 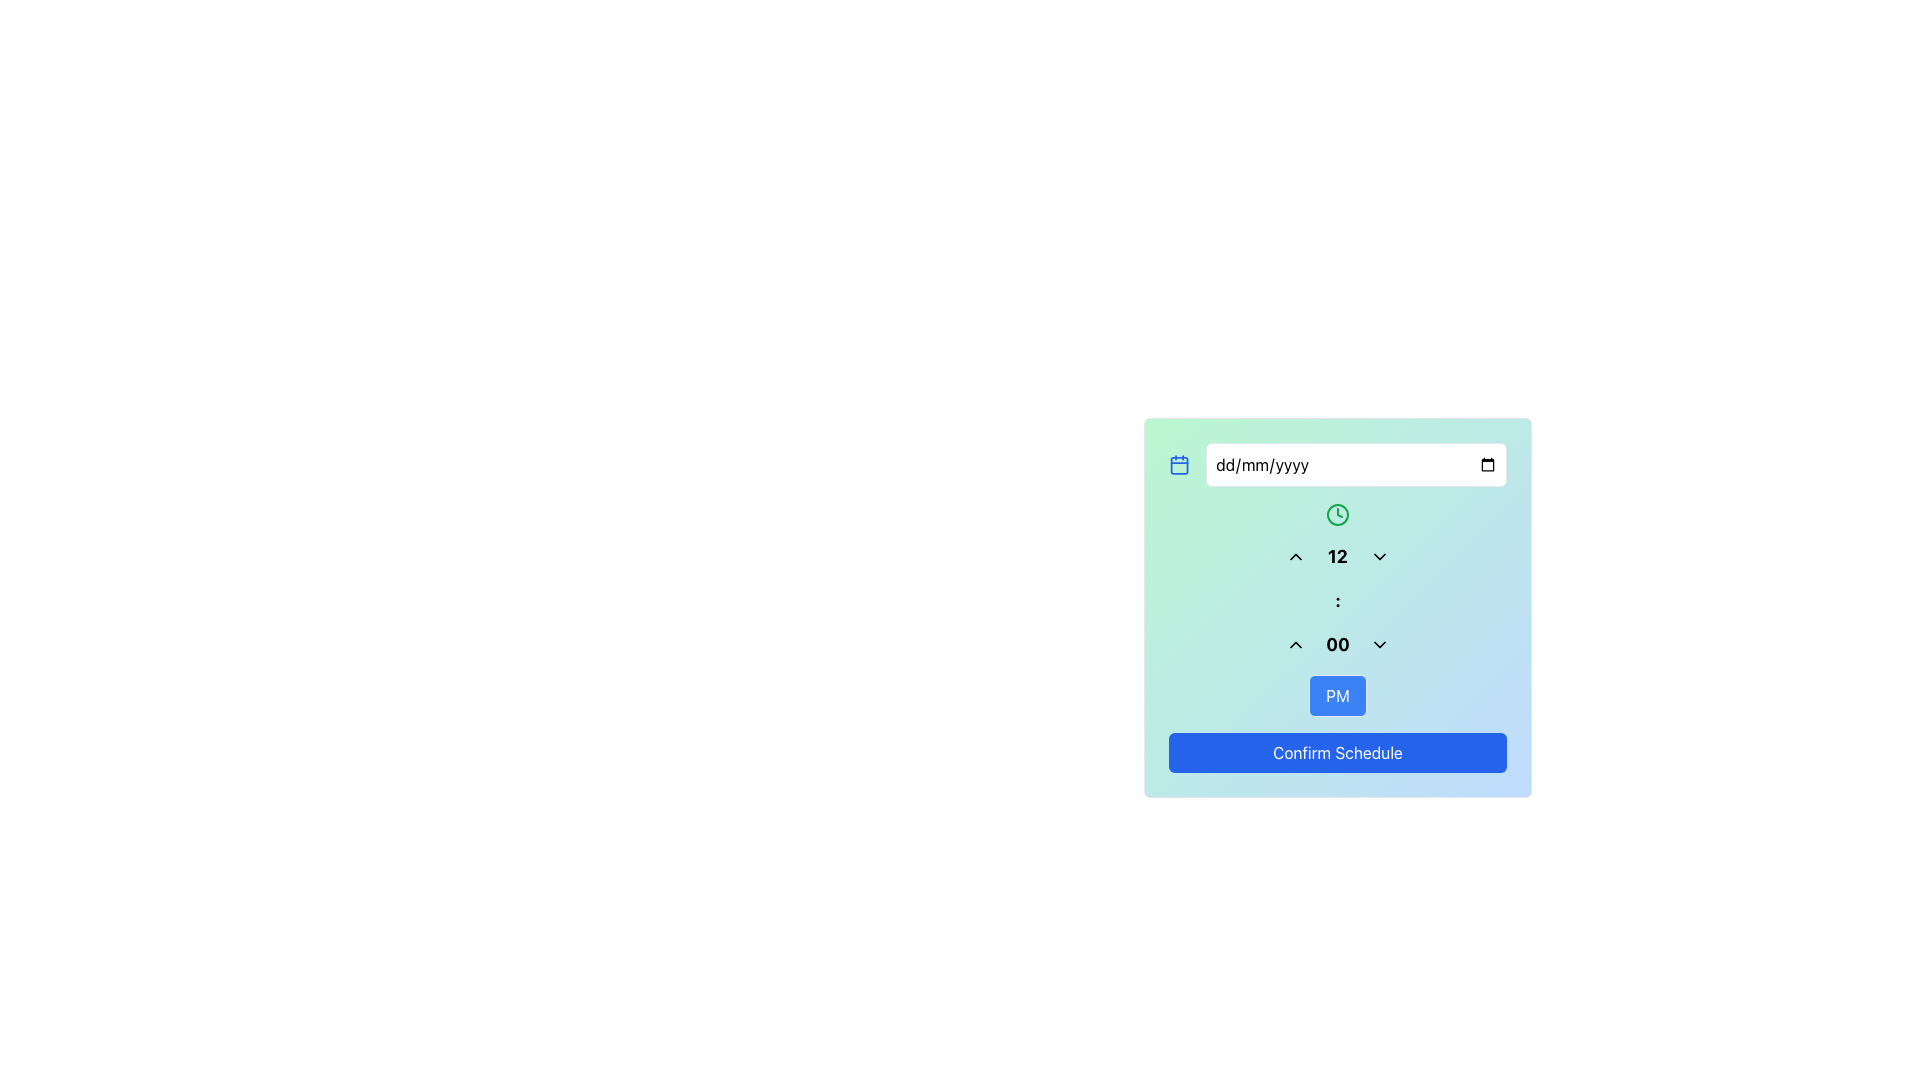 I want to click on the downward-facing chevron arrow icon on the far-right side of the interface, so click(x=1379, y=644).